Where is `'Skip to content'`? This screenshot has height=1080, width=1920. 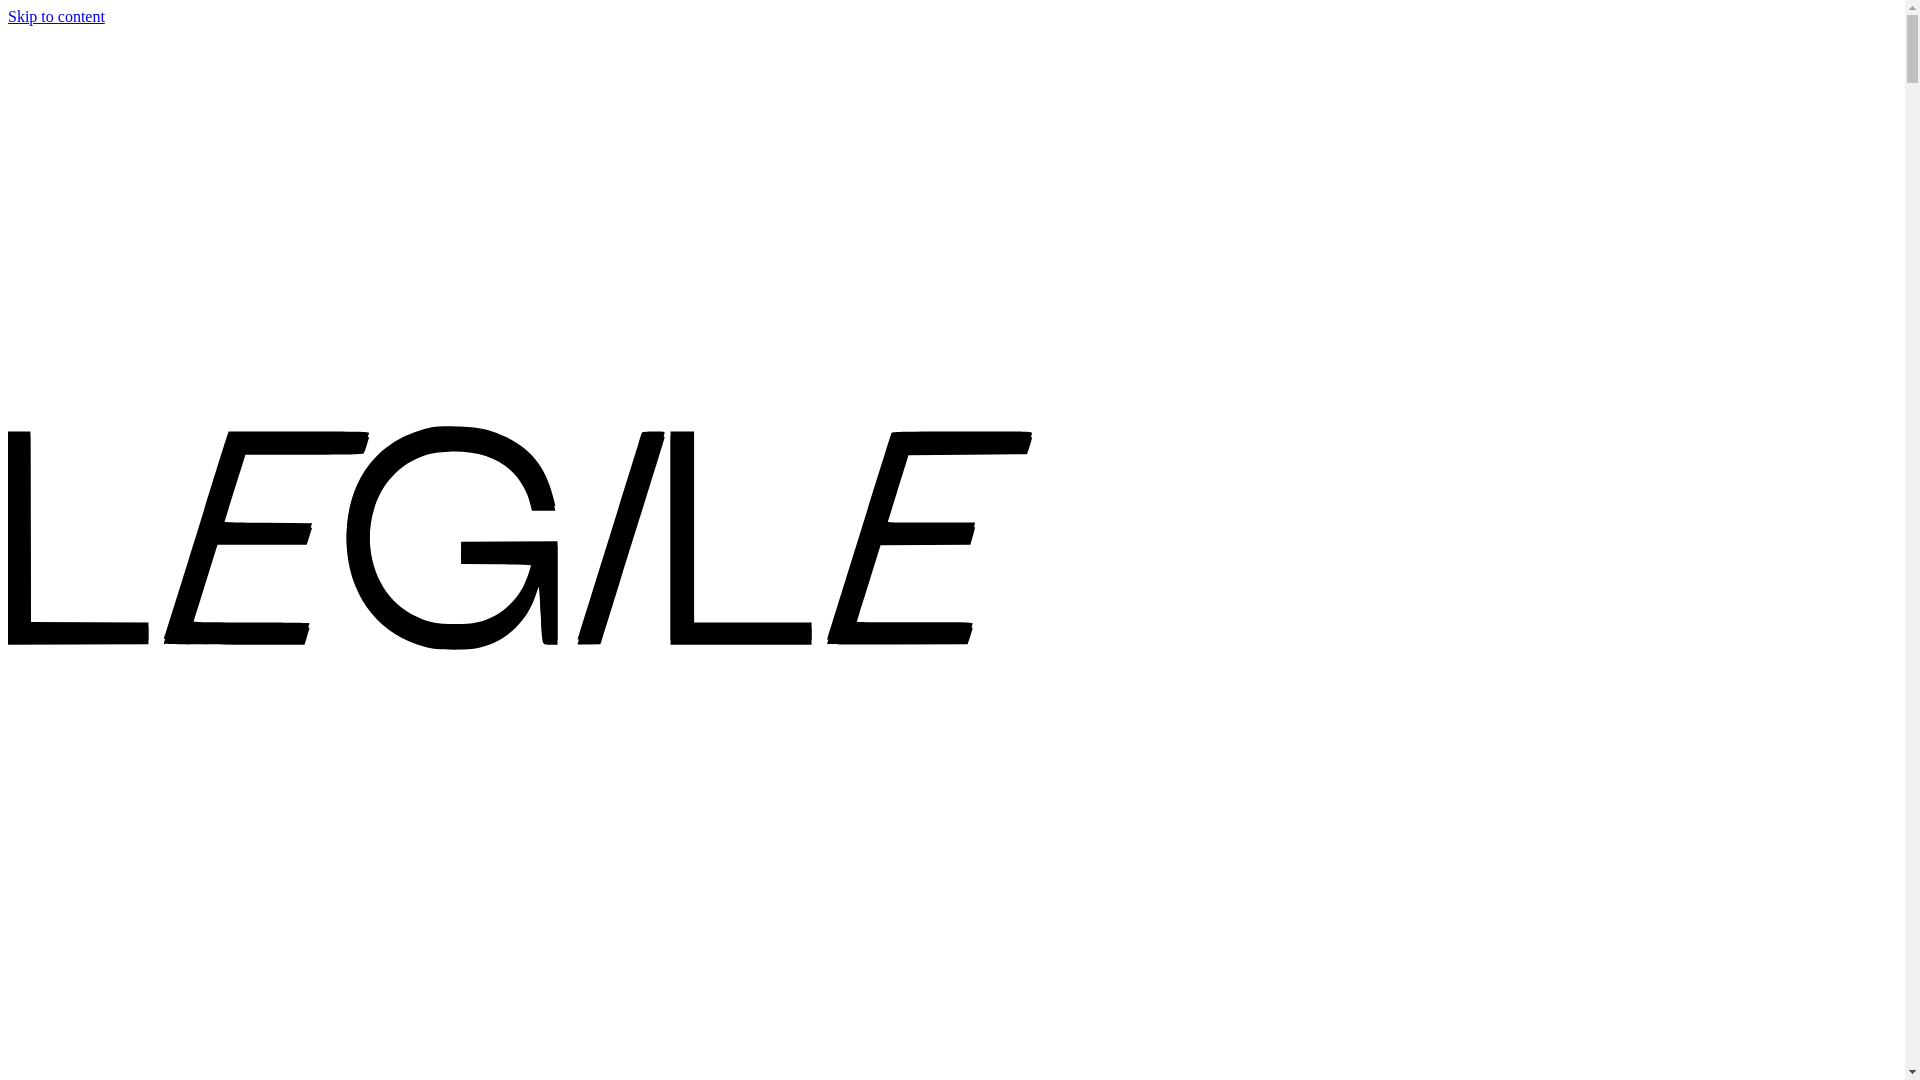
'Skip to content' is located at coordinates (56, 16).